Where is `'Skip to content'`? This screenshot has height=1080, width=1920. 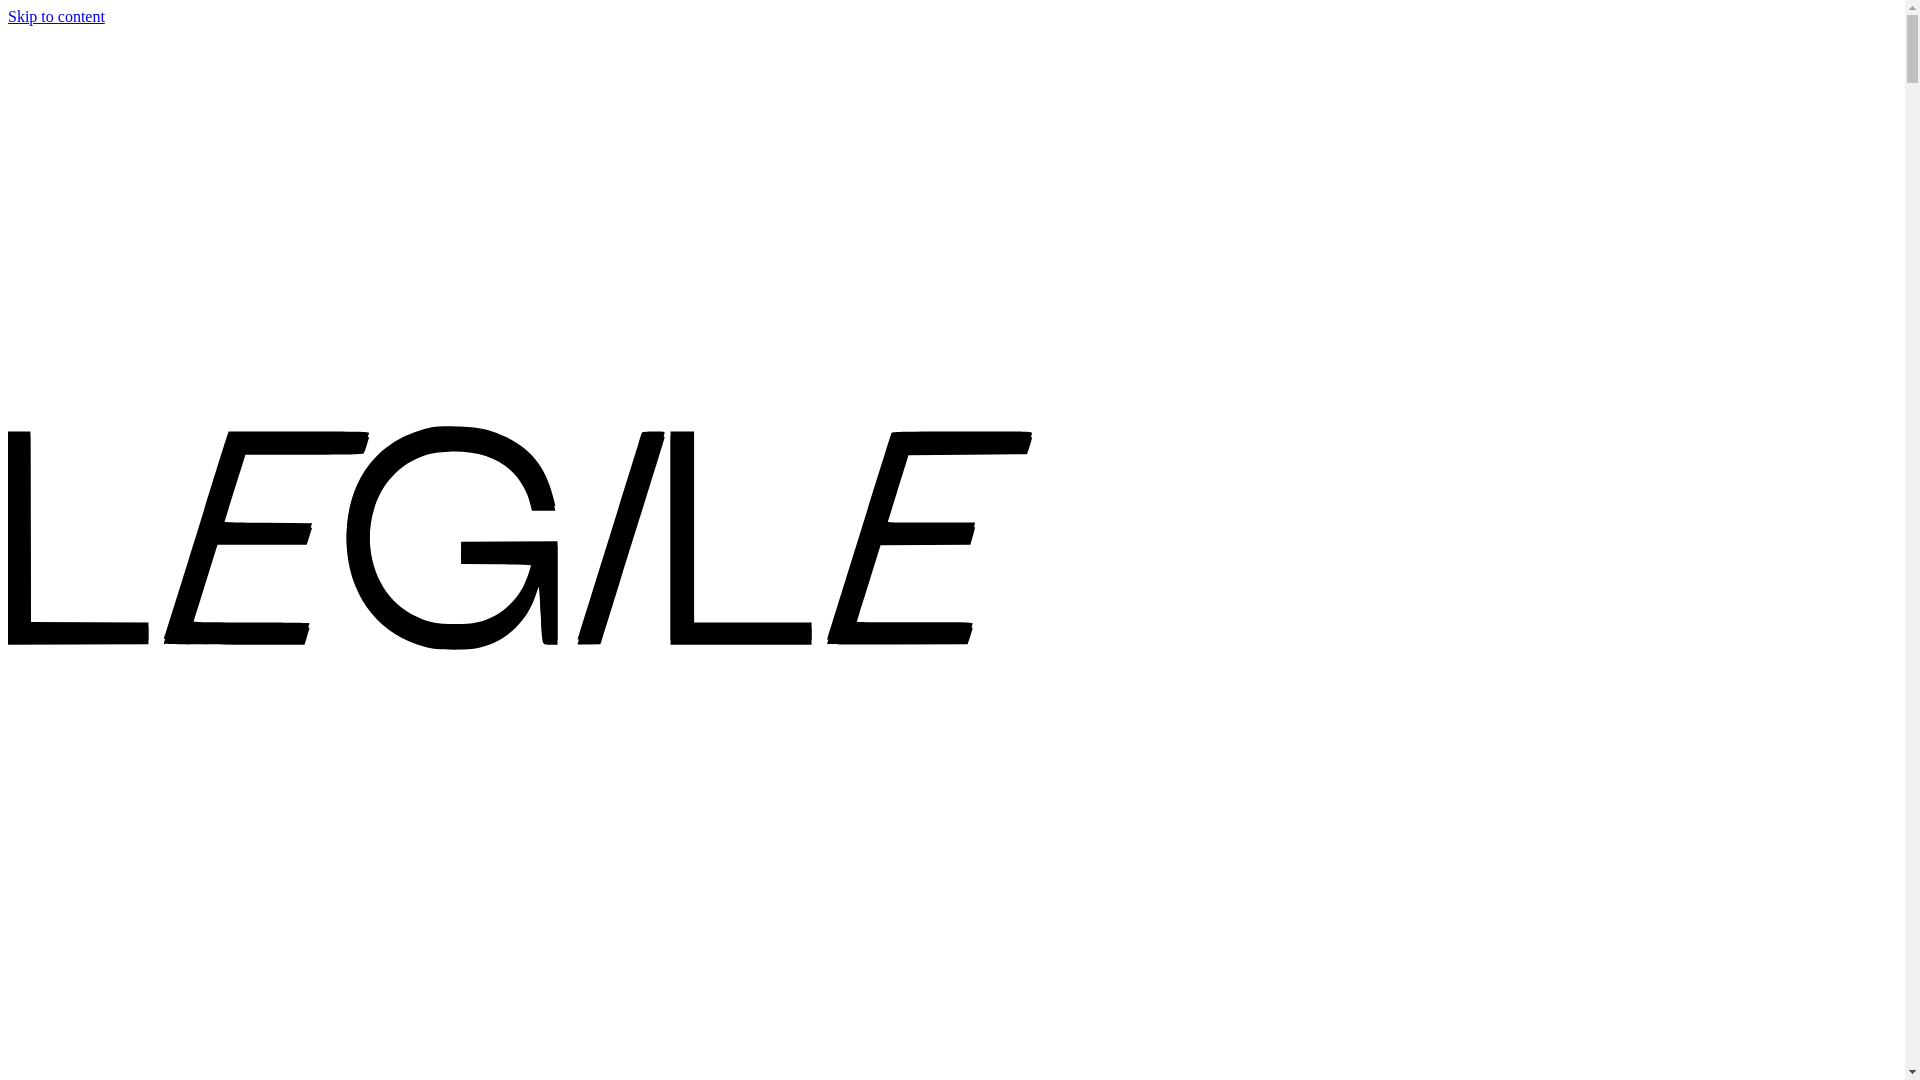
'Skip to content' is located at coordinates (56, 16).